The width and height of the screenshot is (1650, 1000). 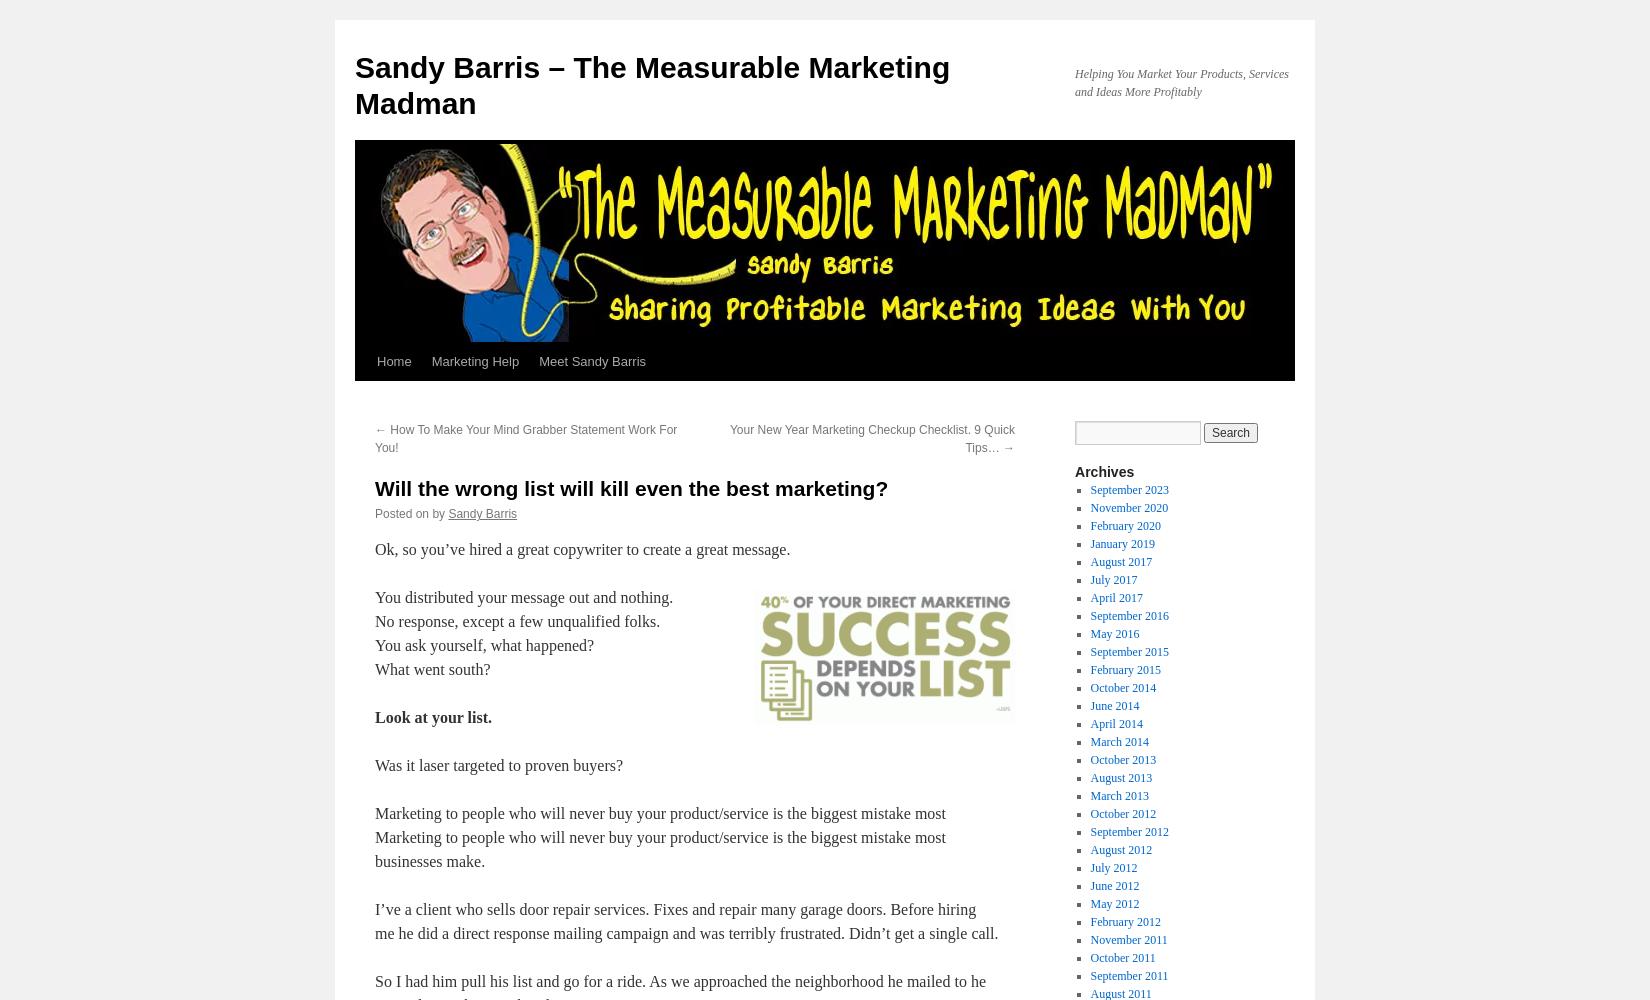 I want to click on 'Ok, so you’ve hired a great copywriter to create a great message.', so click(x=375, y=549).